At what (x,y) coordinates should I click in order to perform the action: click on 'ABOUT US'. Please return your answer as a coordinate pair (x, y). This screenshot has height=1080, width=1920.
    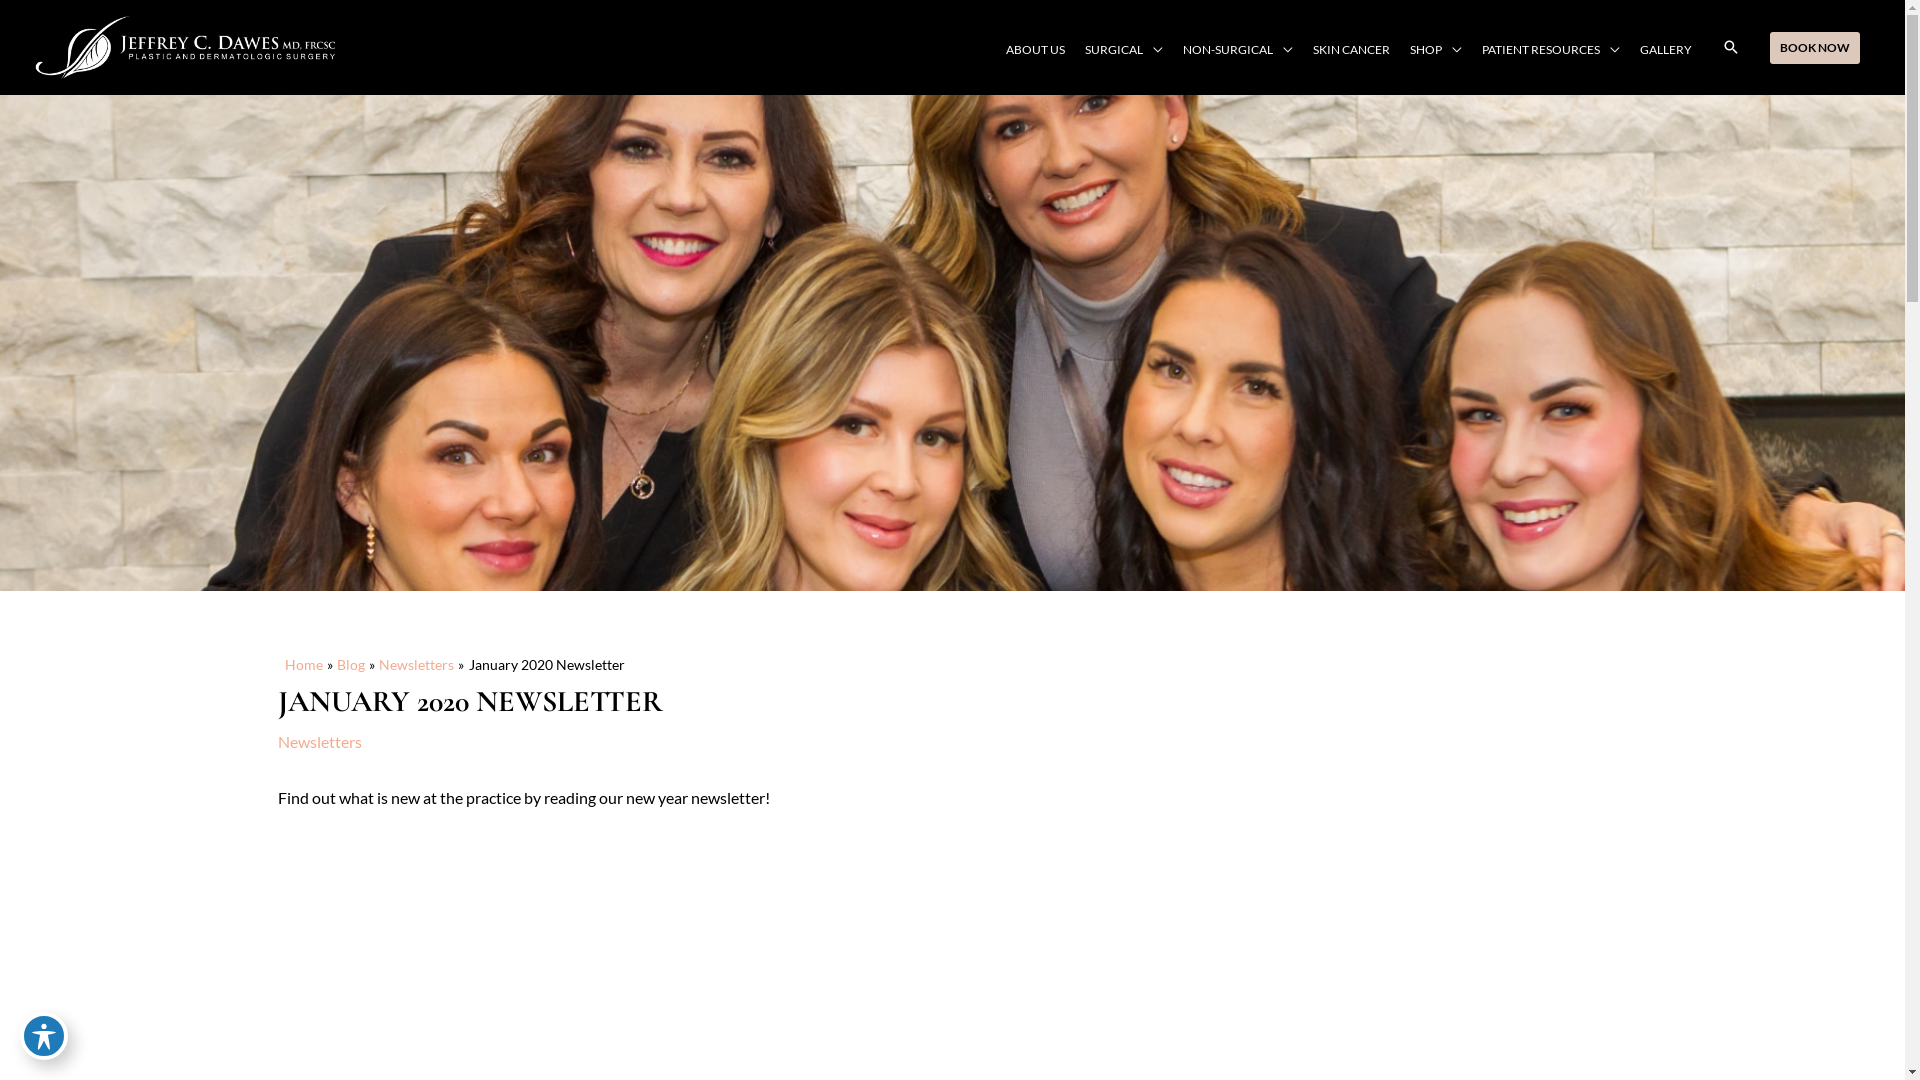
    Looking at the image, I should click on (996, 49).